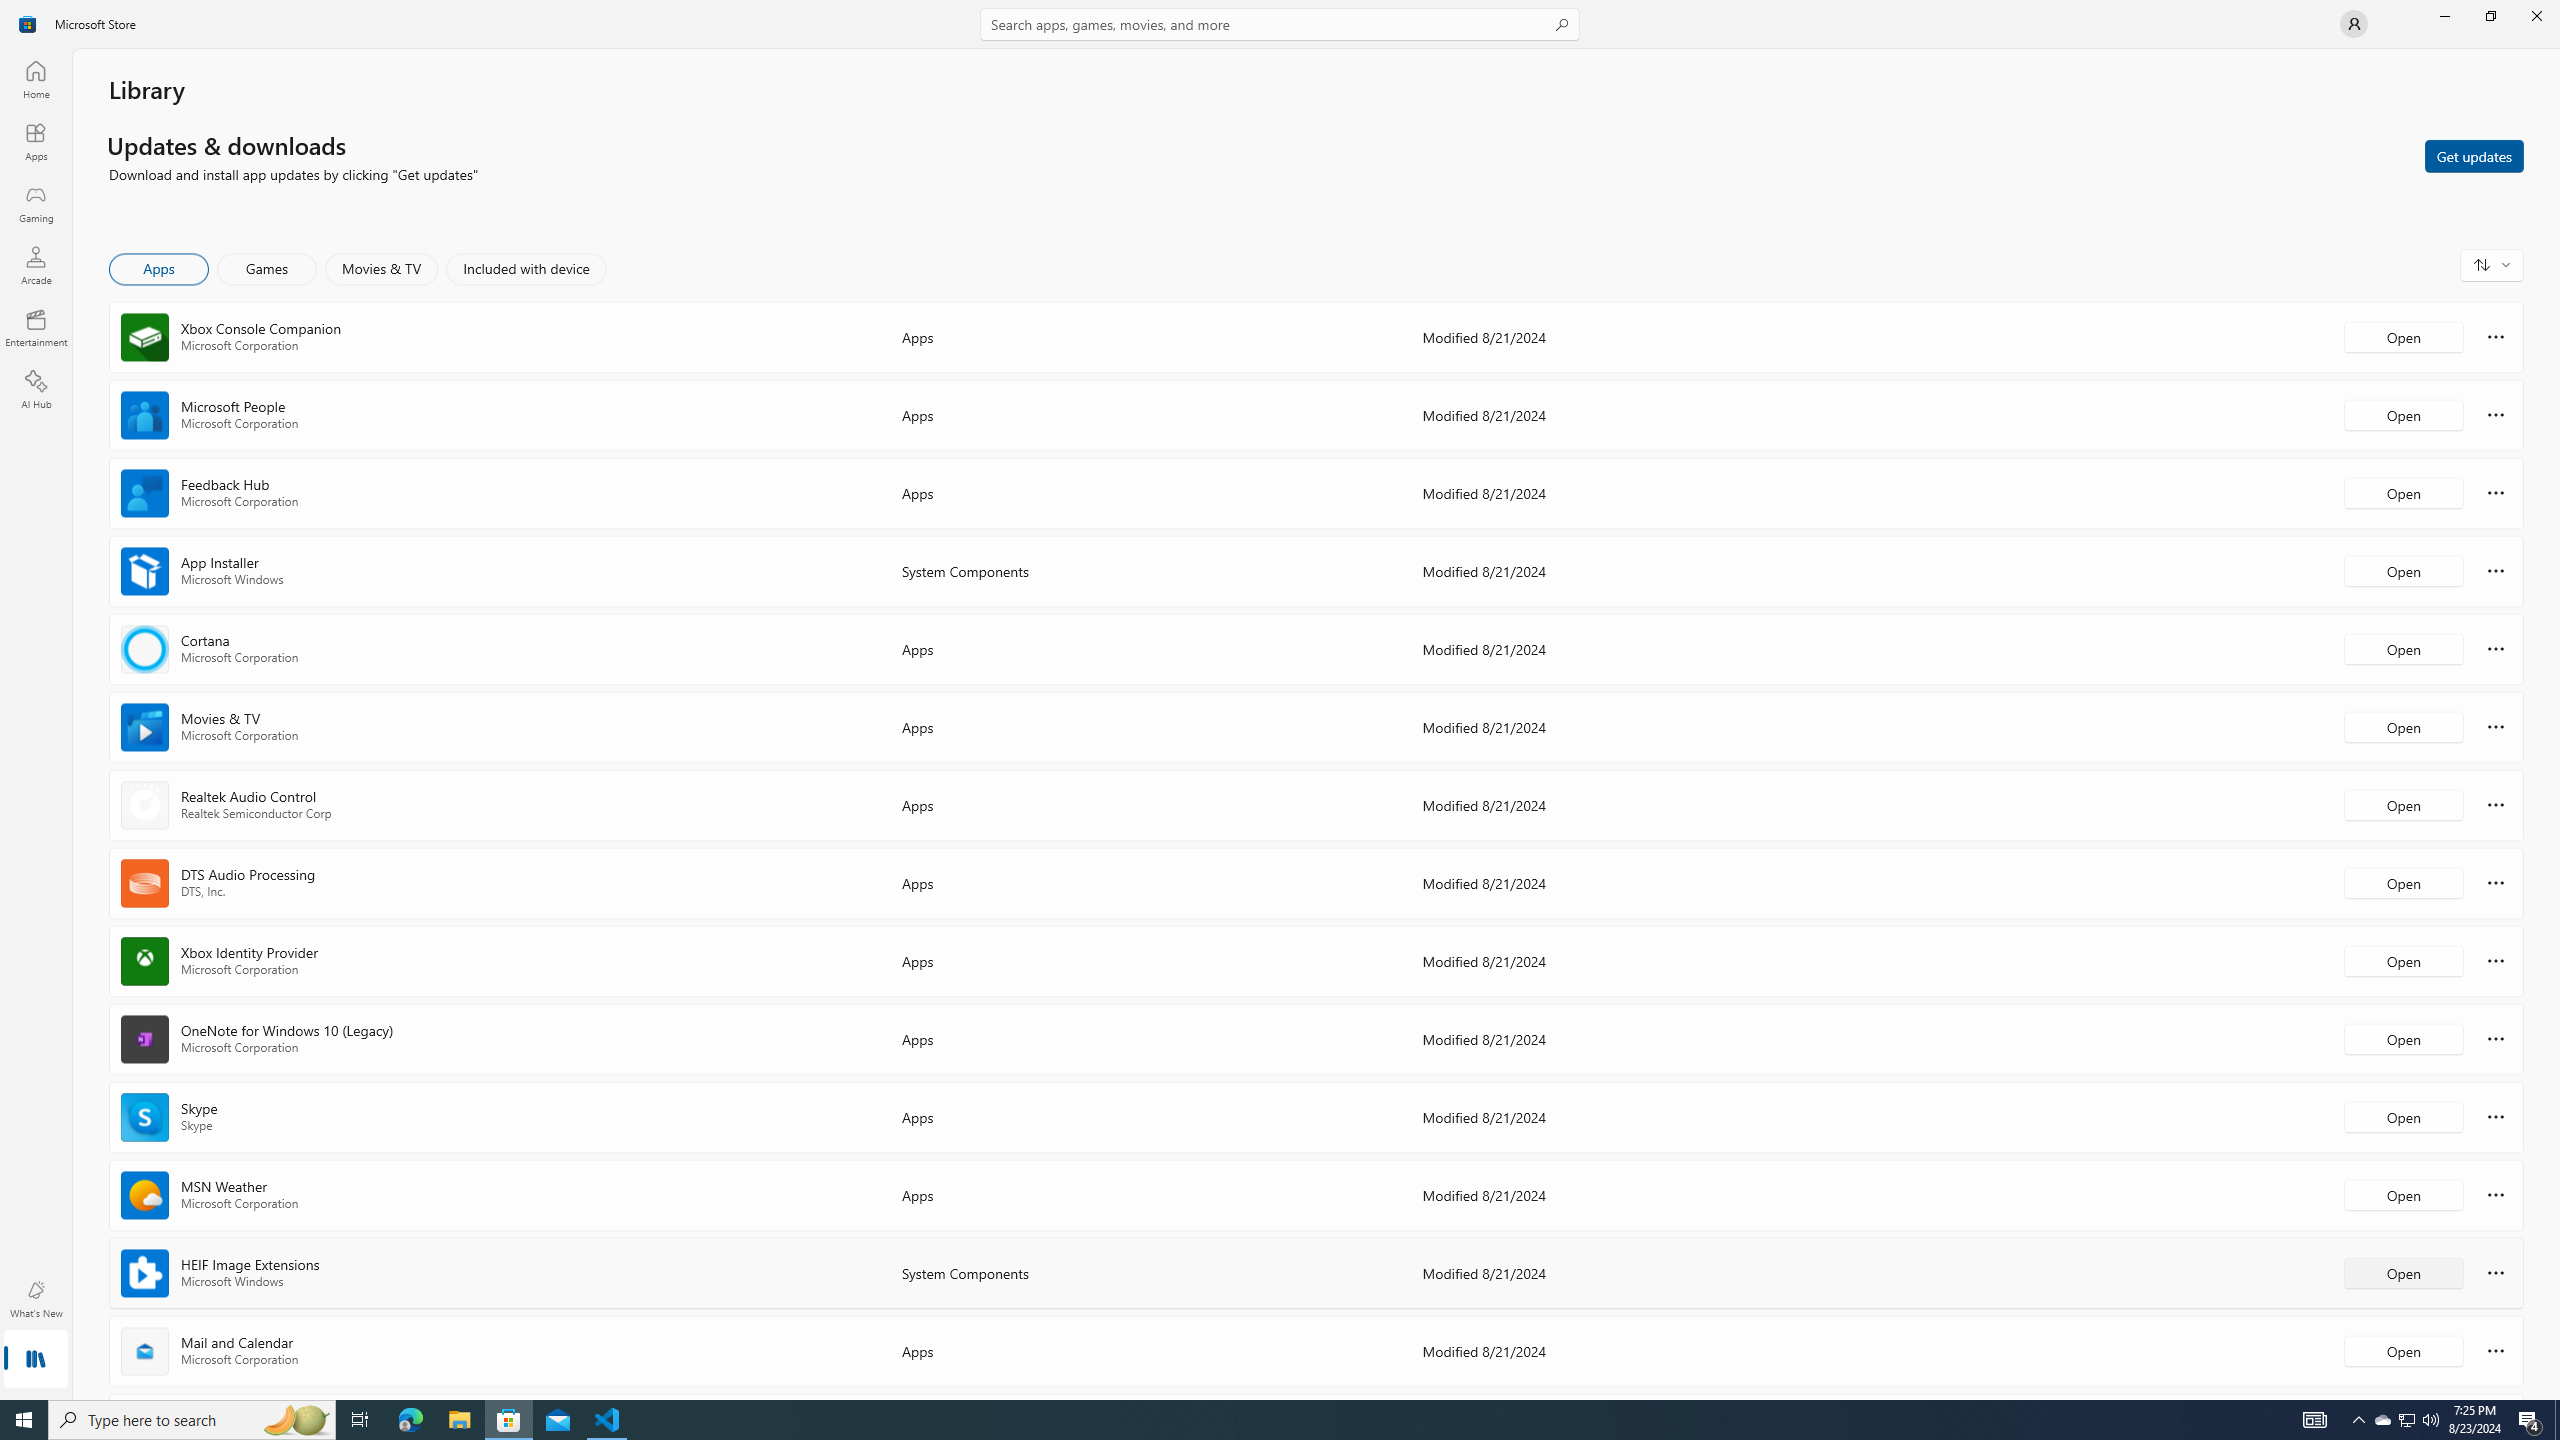 Image resolution: width=2560 pixels, height=1440 pixels. I want to click on 'Games', so click(266, 268).